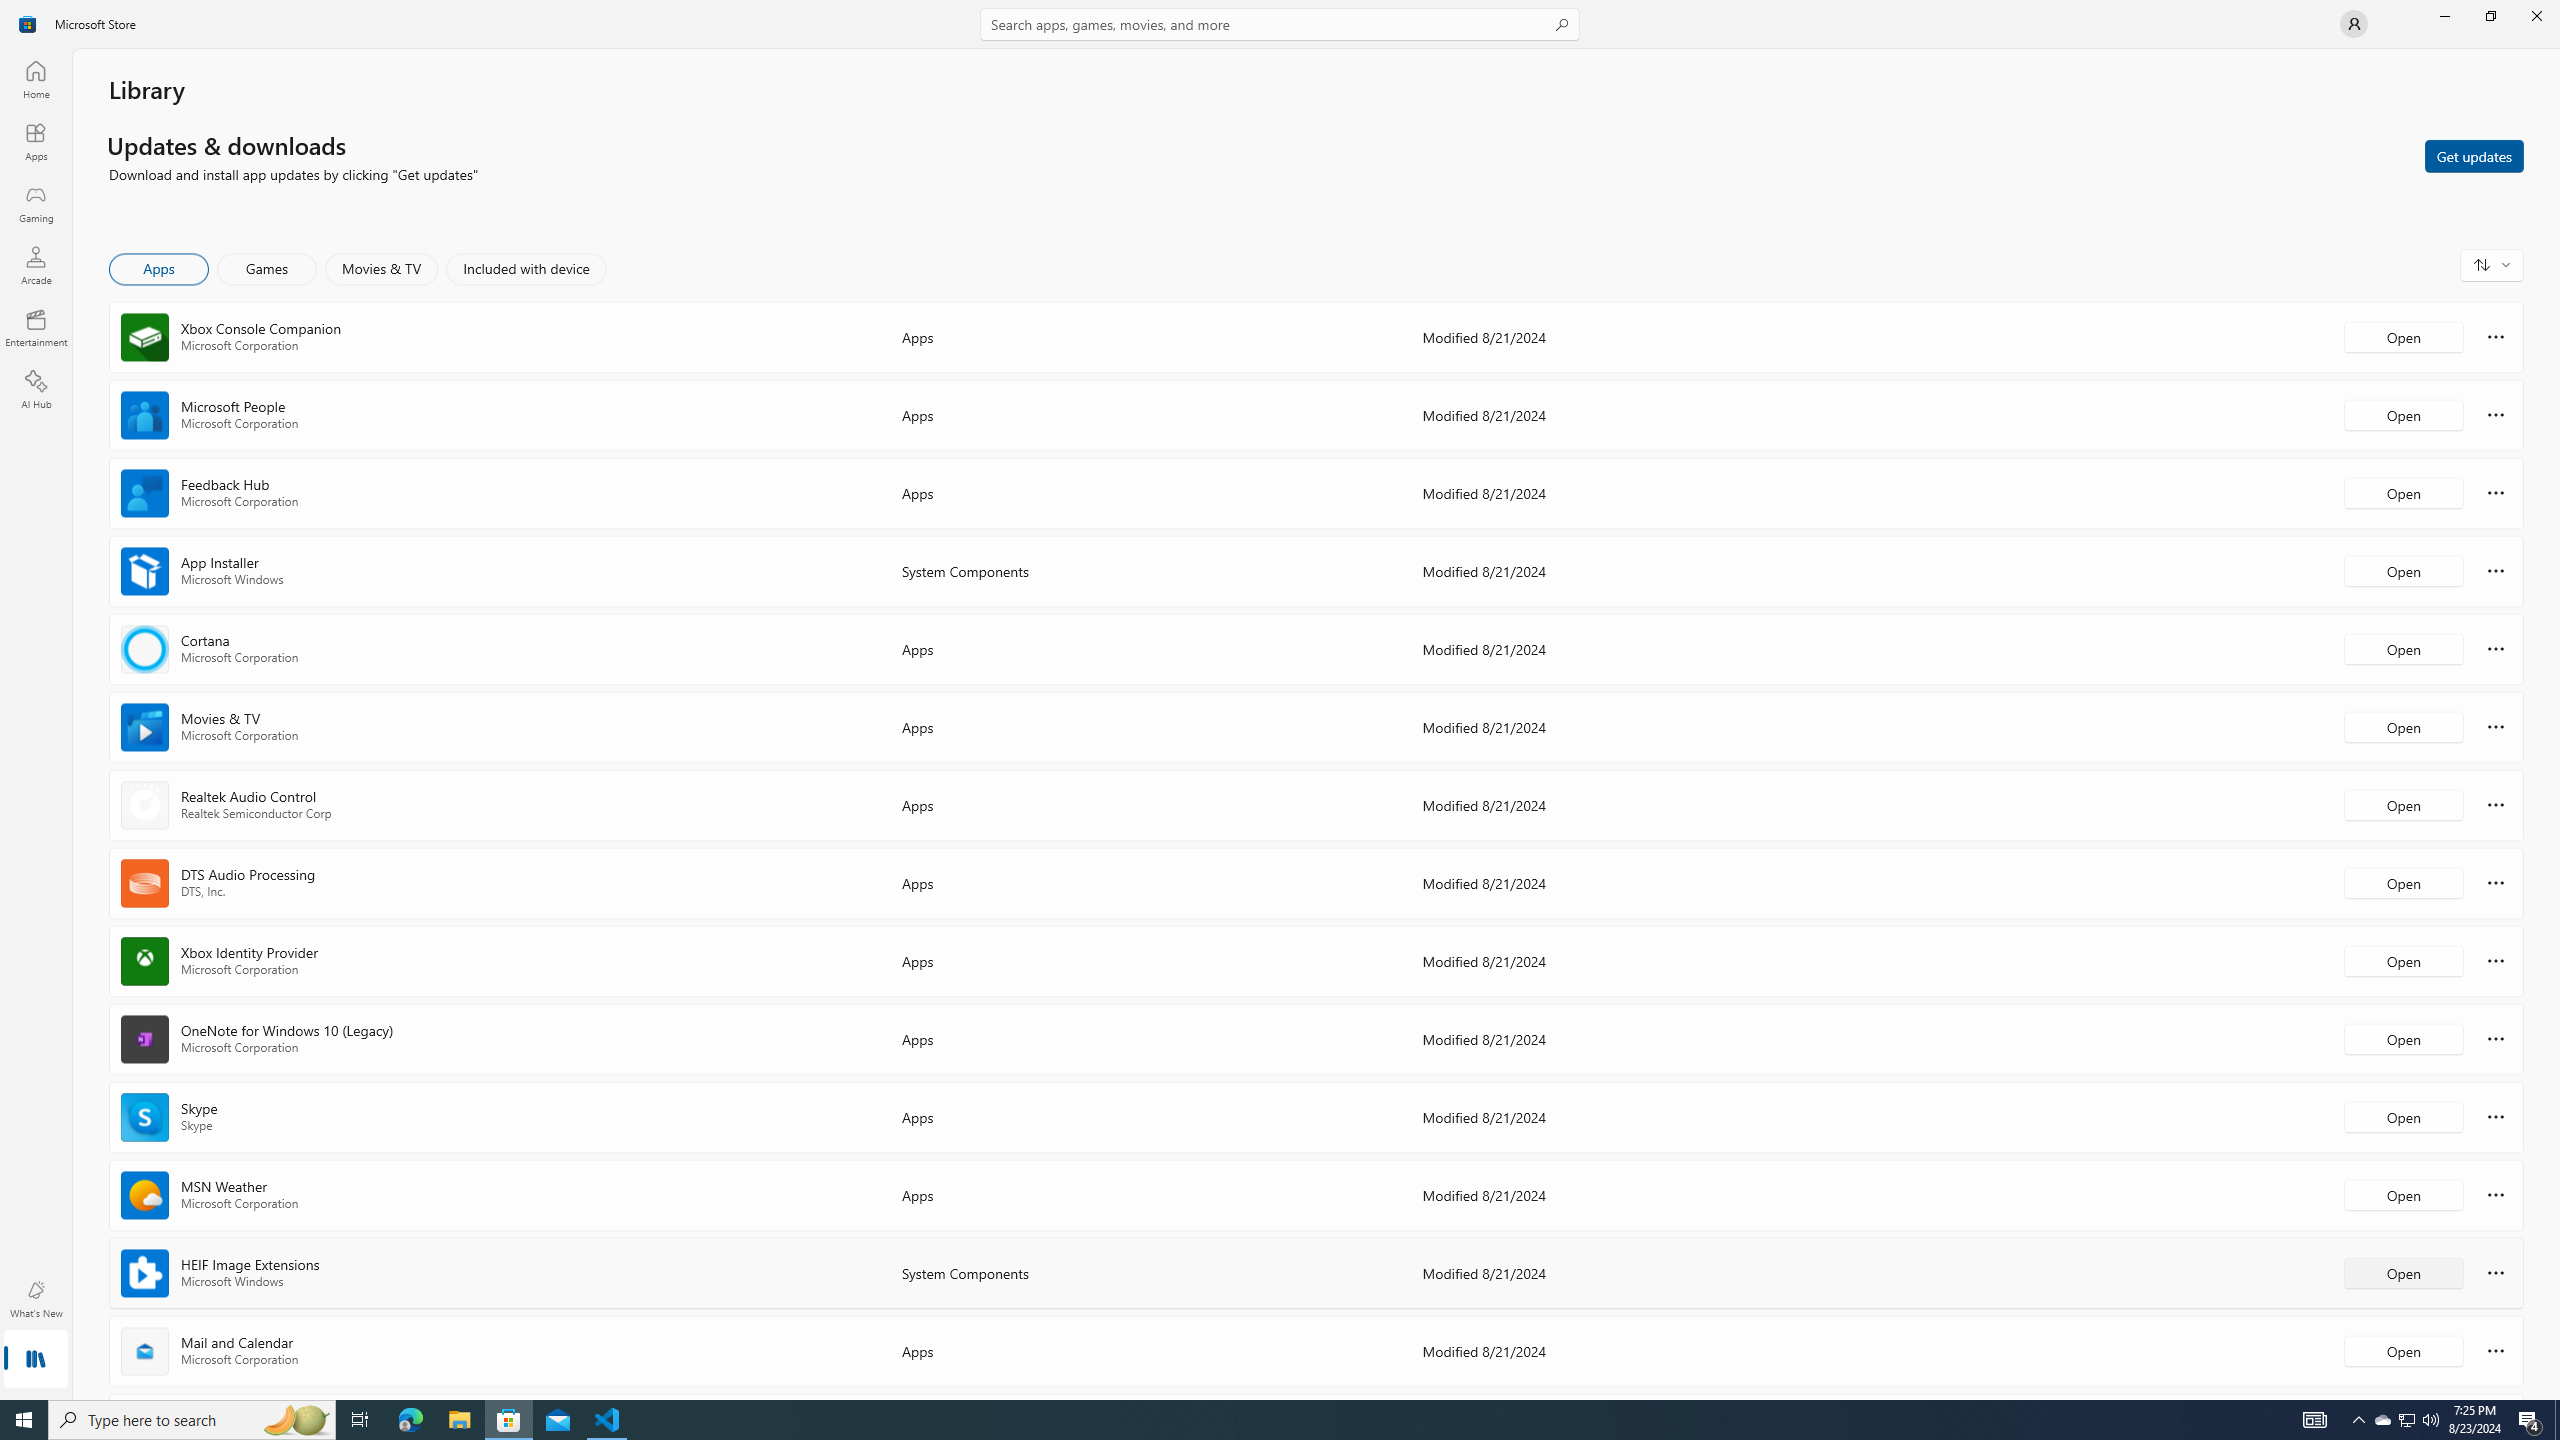 Image resolution: width=2560 pixels, height=1440 pixels. I want to click on 'Games', so click(266, 268).